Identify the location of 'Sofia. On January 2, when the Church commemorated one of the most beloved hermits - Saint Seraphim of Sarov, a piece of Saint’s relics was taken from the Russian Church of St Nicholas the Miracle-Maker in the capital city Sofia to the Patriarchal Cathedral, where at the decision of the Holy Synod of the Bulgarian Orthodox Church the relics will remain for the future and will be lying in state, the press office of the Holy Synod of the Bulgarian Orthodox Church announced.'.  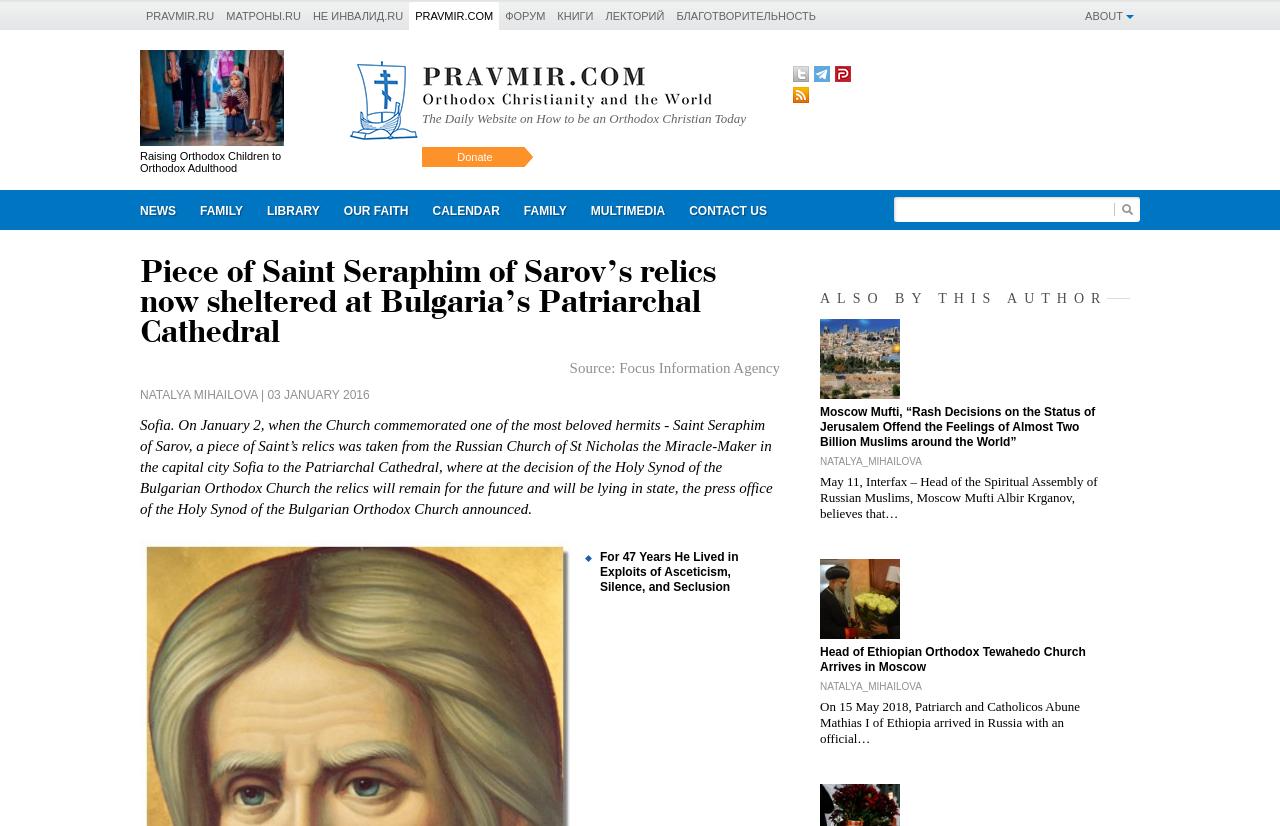
(455, 466).